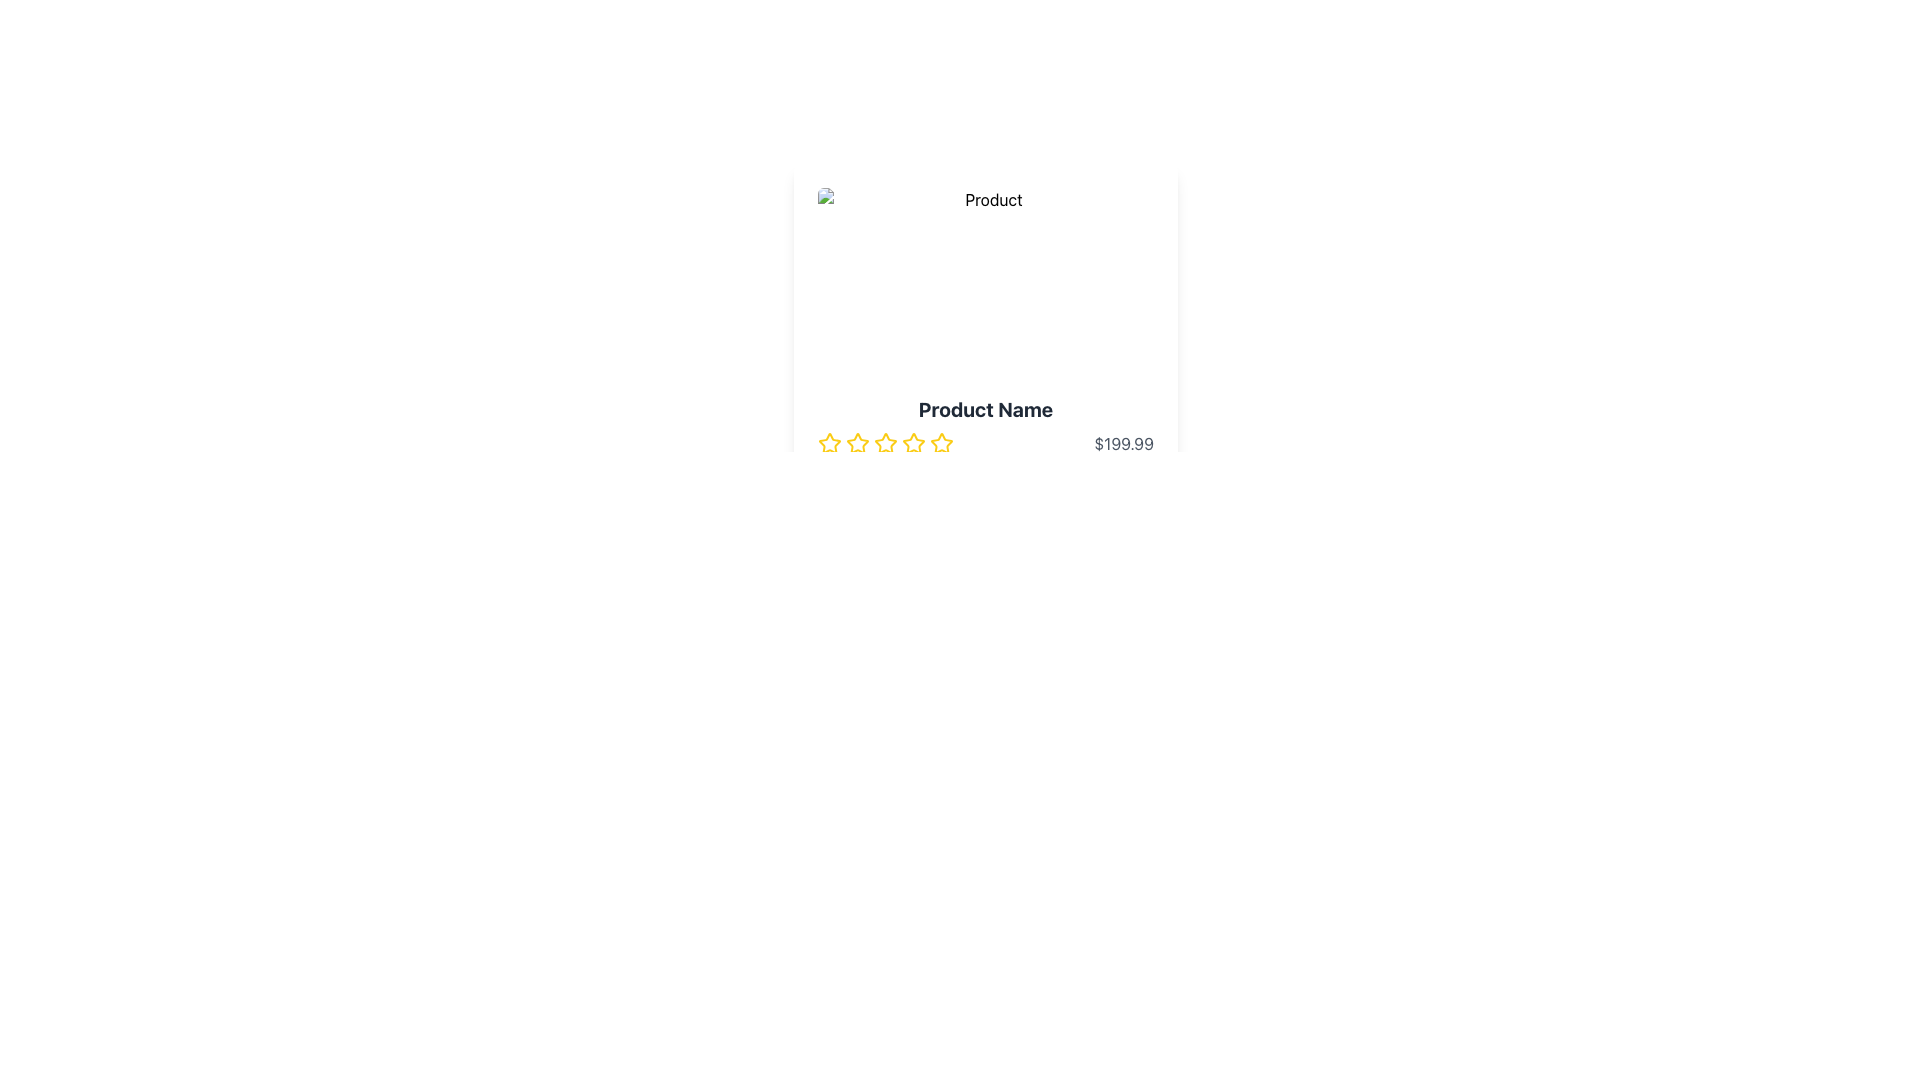 The width and height of the screenshot is (1920, 1080). I want to click on the highlighted yellow outlined star icon, which is the first star in a row of rating stars, to rate the product, so click(830, 442).